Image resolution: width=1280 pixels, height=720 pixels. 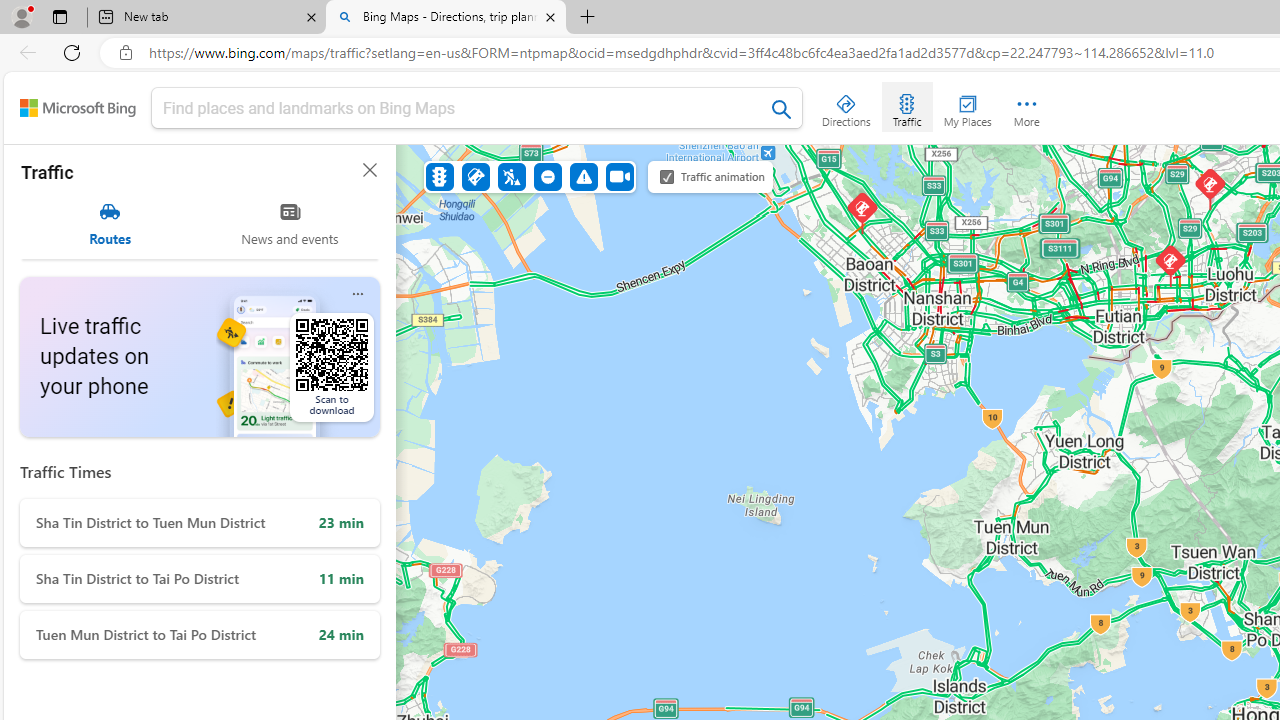 I want to click on 'Accidents', so click(x=475, y=175).